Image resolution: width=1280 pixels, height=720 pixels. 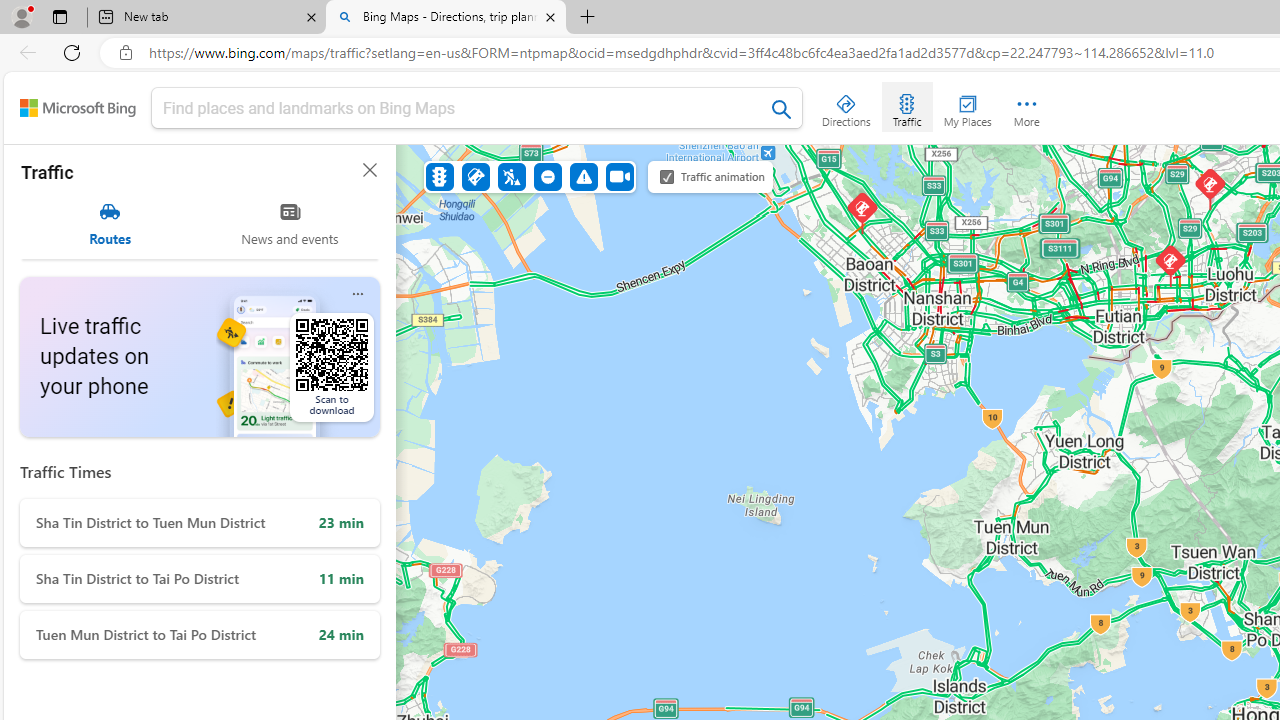 I want to click on 'Accidents', so click(x=475, y=175).